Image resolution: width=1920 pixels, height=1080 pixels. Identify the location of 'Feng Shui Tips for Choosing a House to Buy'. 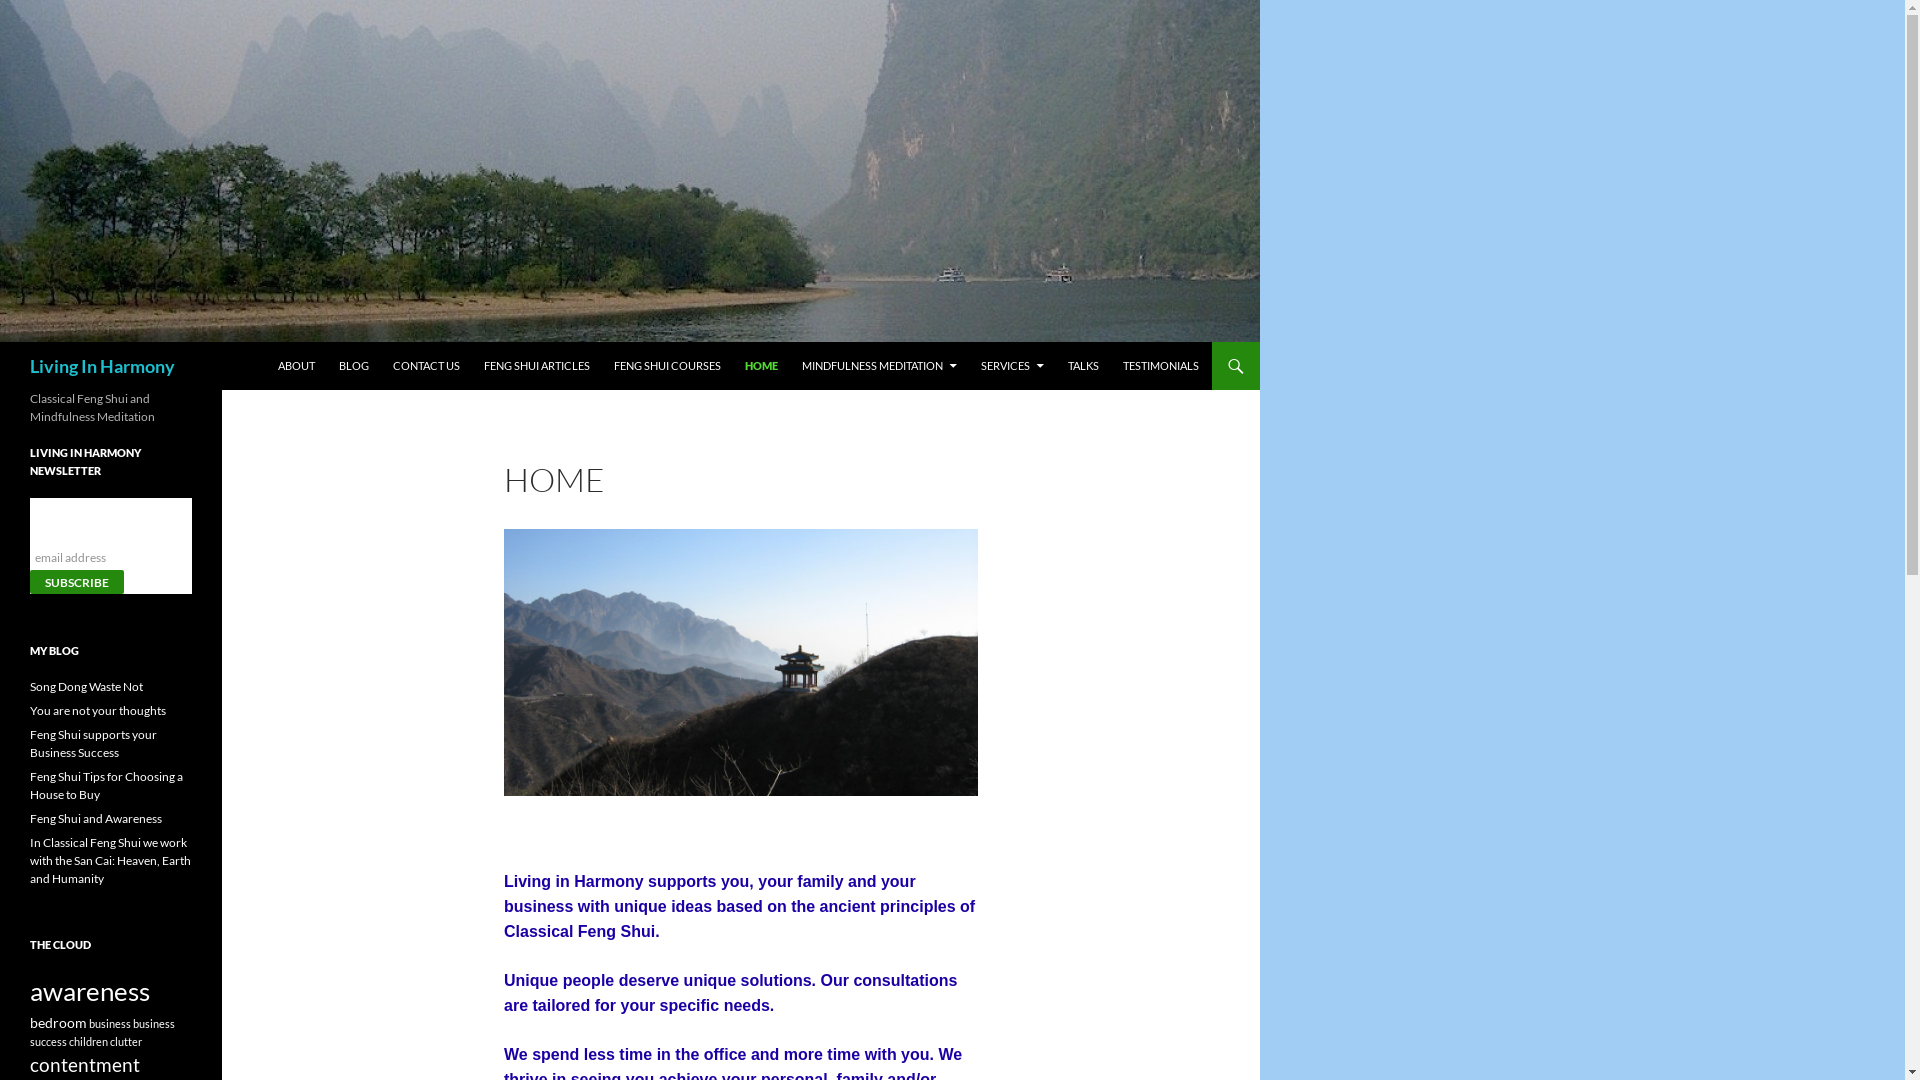
(105, 784).